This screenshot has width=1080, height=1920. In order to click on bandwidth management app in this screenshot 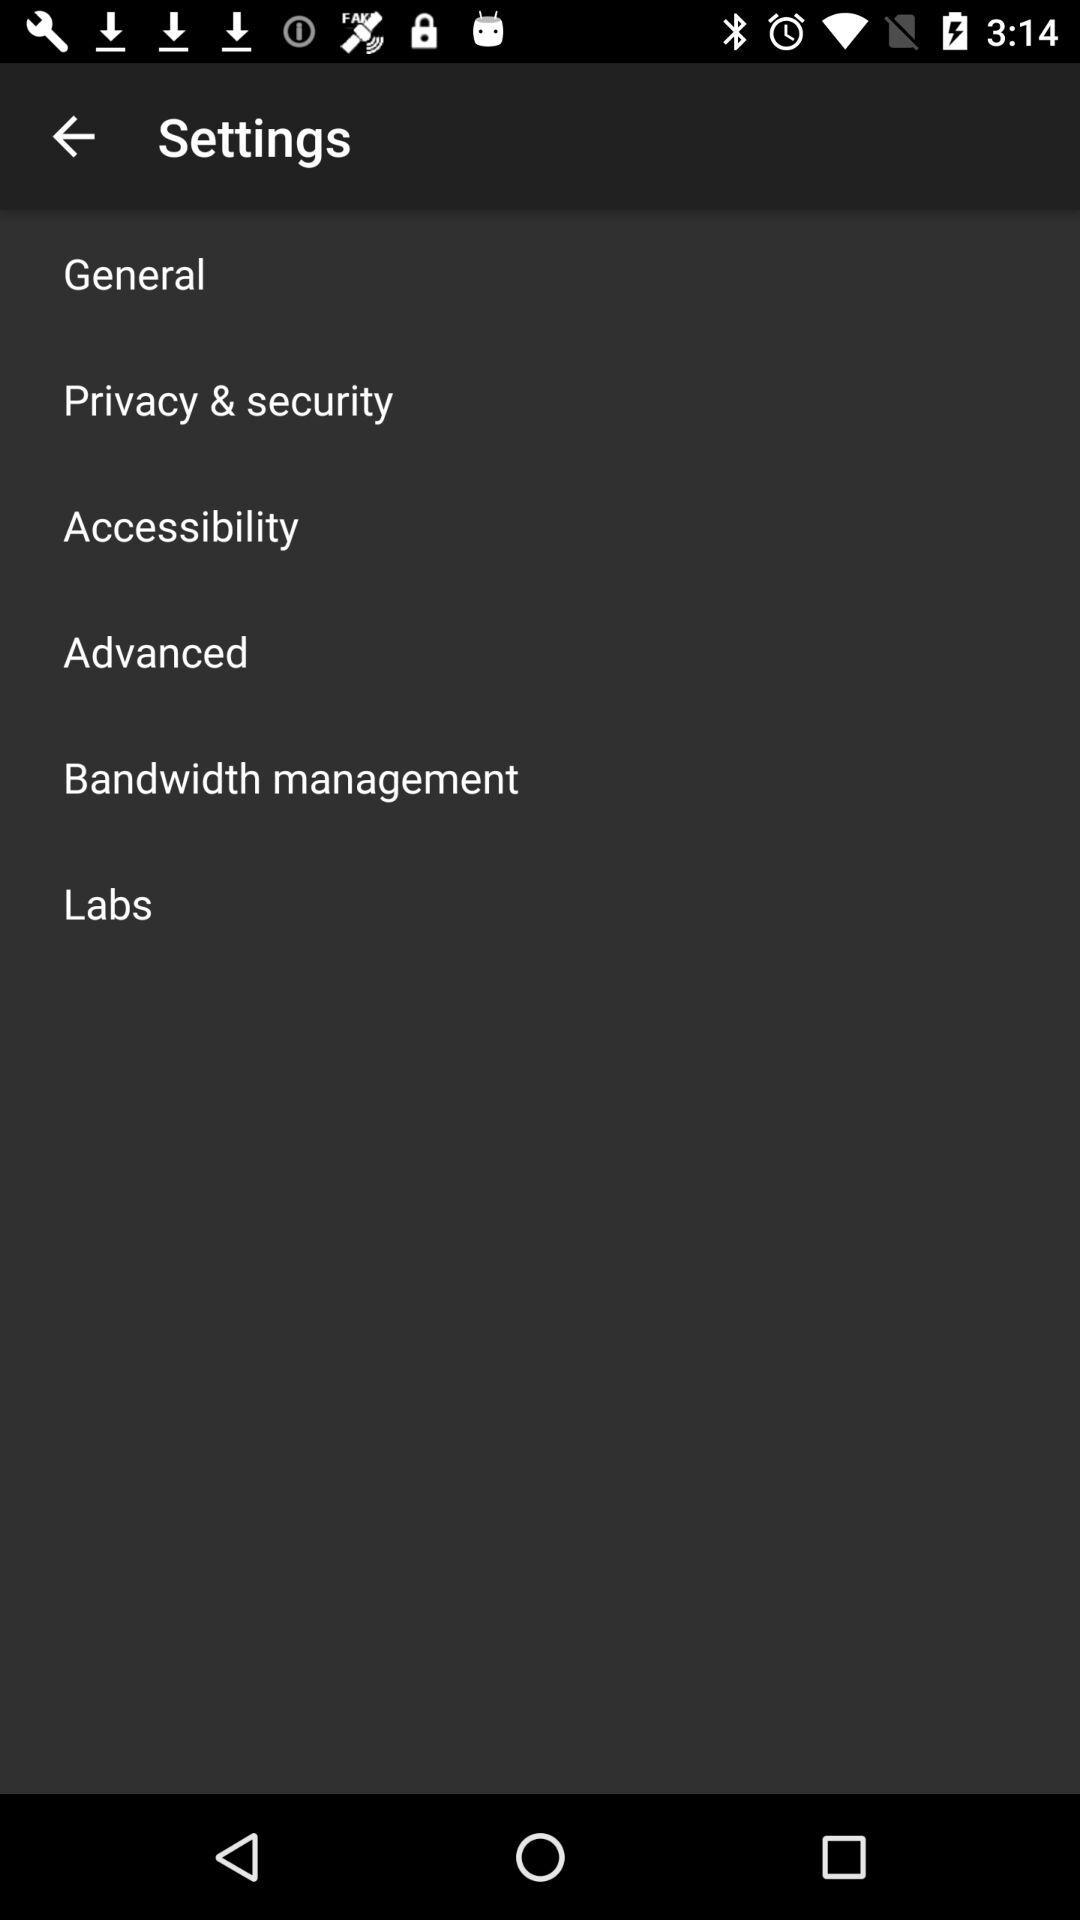, I will do `click(290, 776)`.